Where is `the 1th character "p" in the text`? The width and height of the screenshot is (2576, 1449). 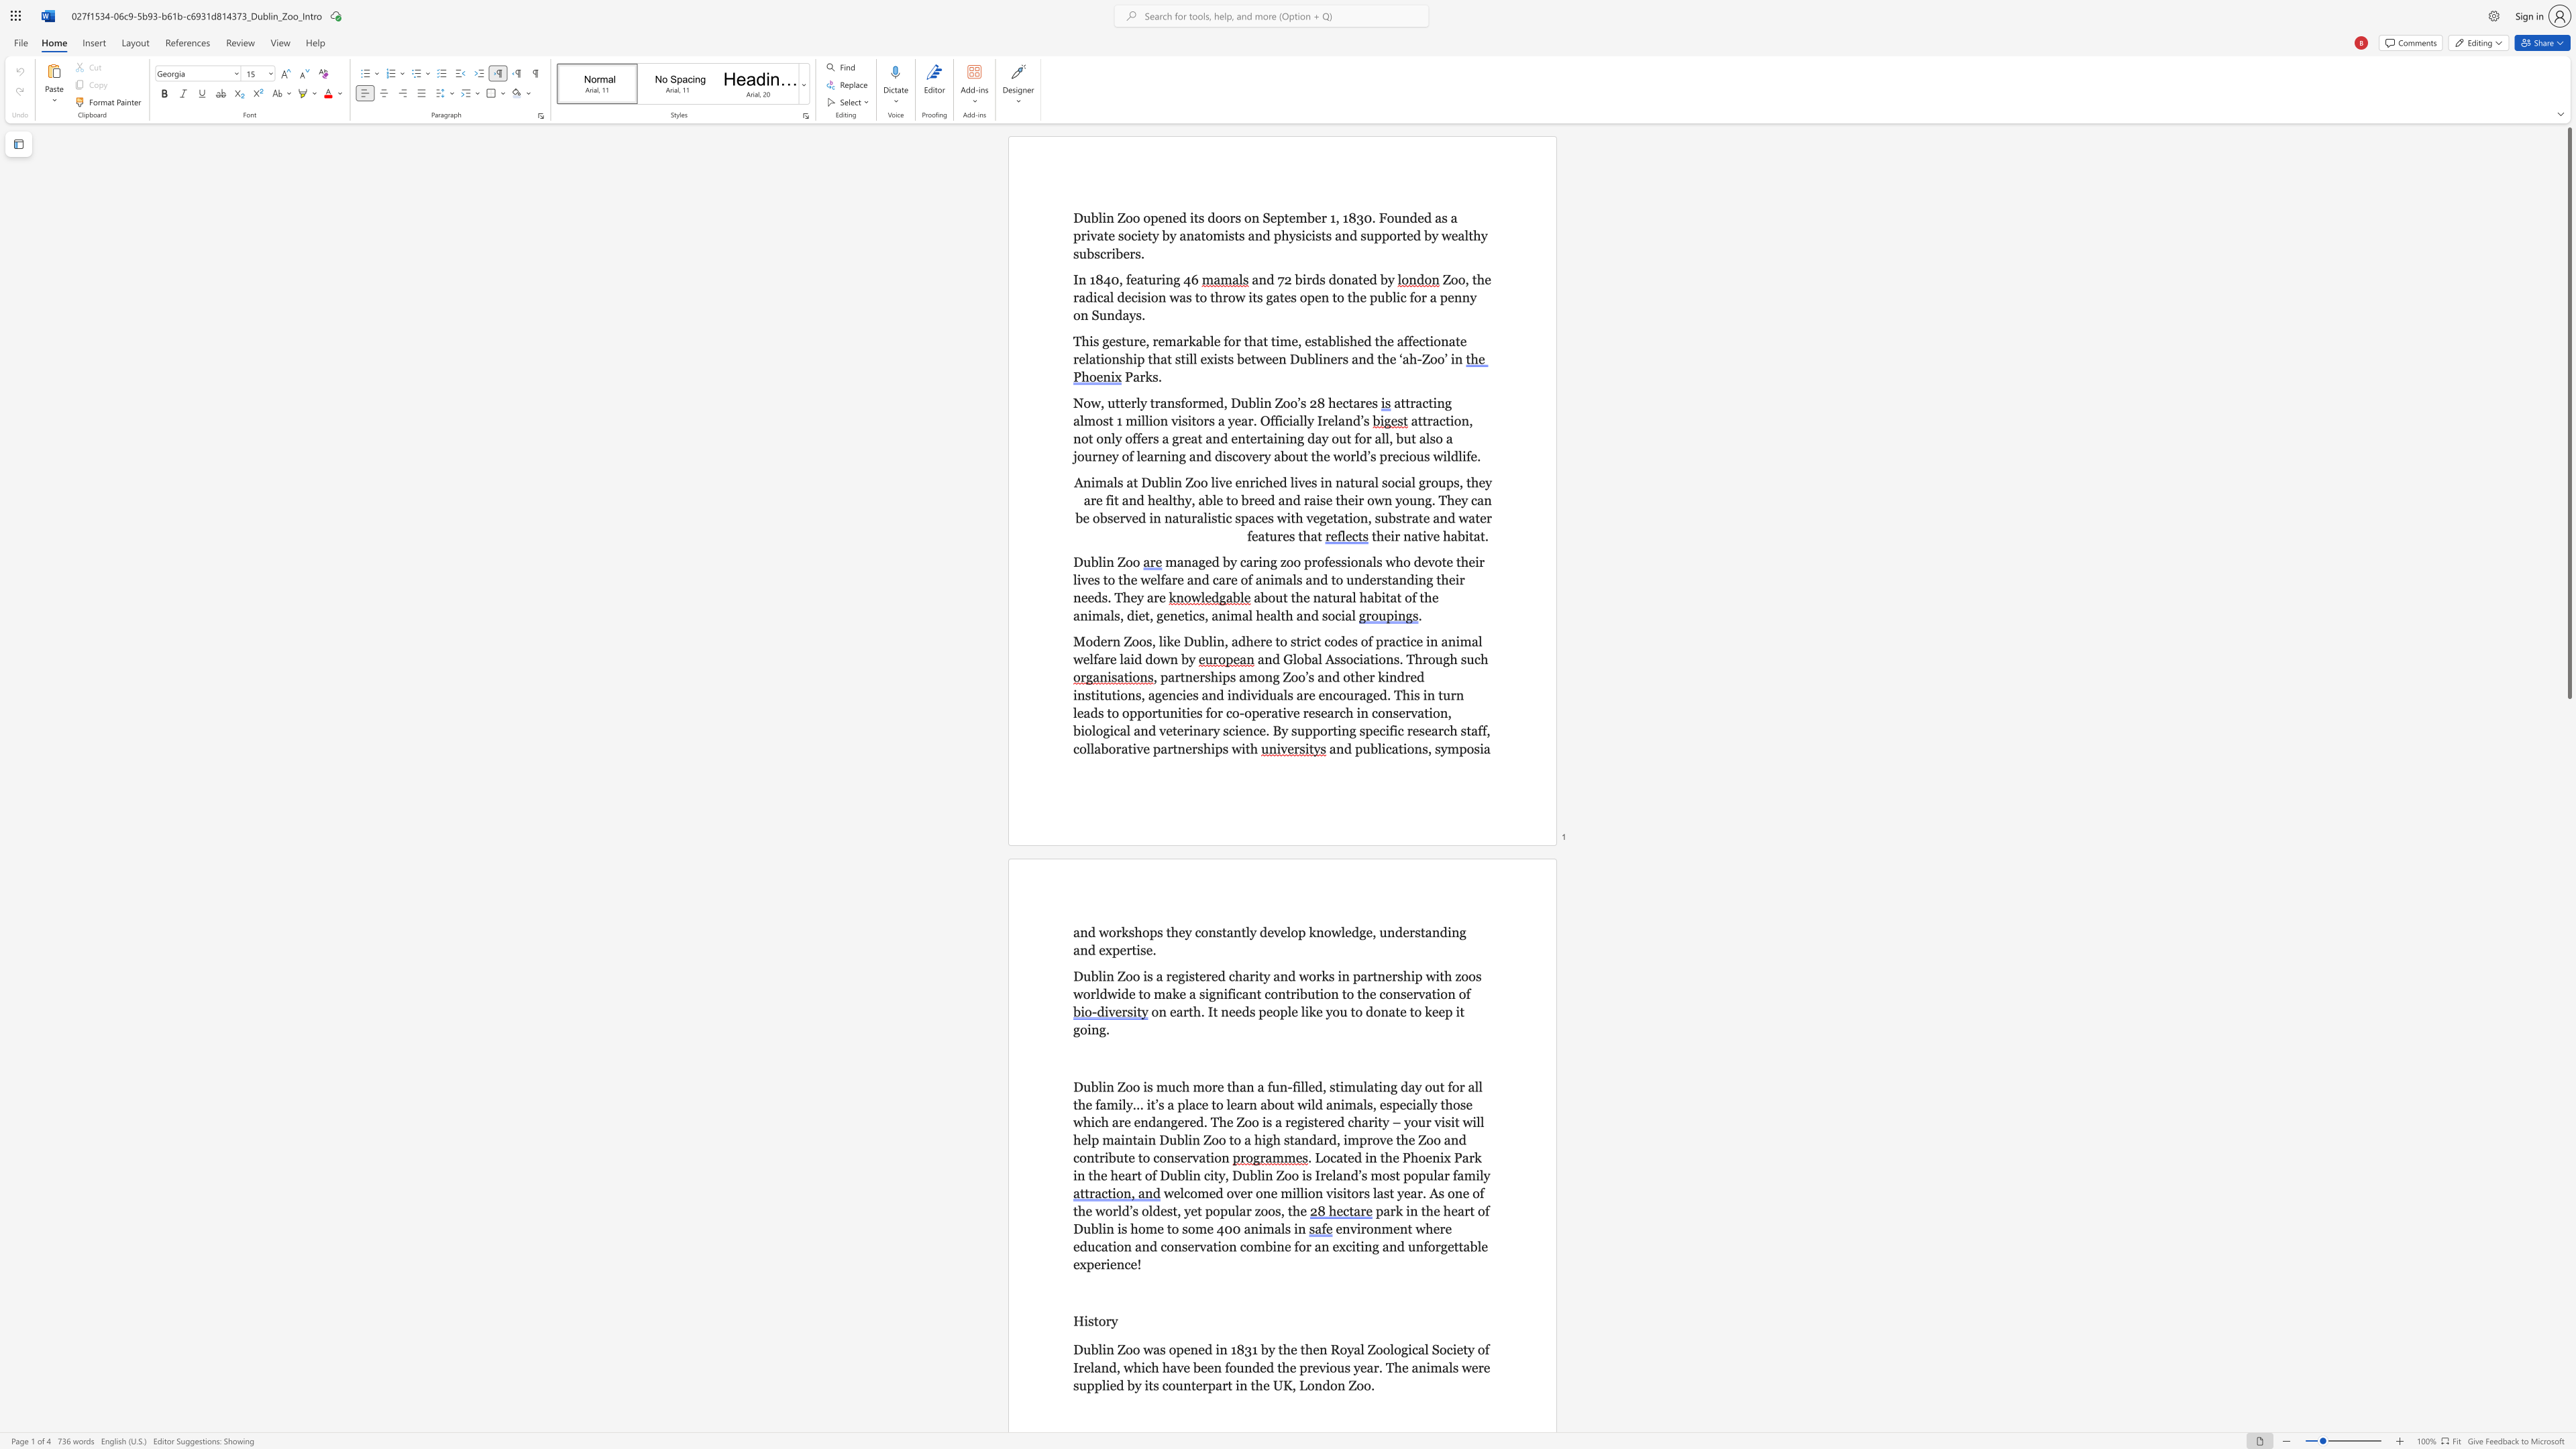 the 1th character "p" in the text is located at coordinates (1301, 932).